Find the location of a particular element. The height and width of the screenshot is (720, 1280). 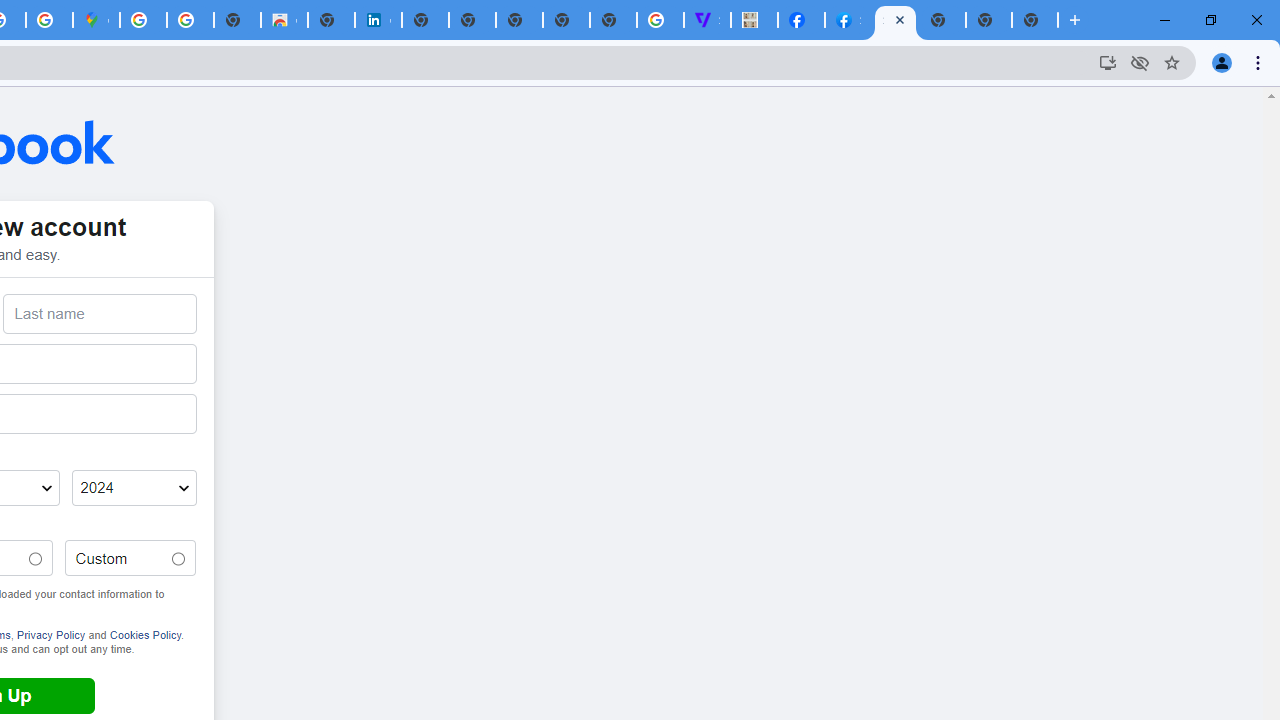

'Chrome Web Store' is located at coordinates (283, 20).